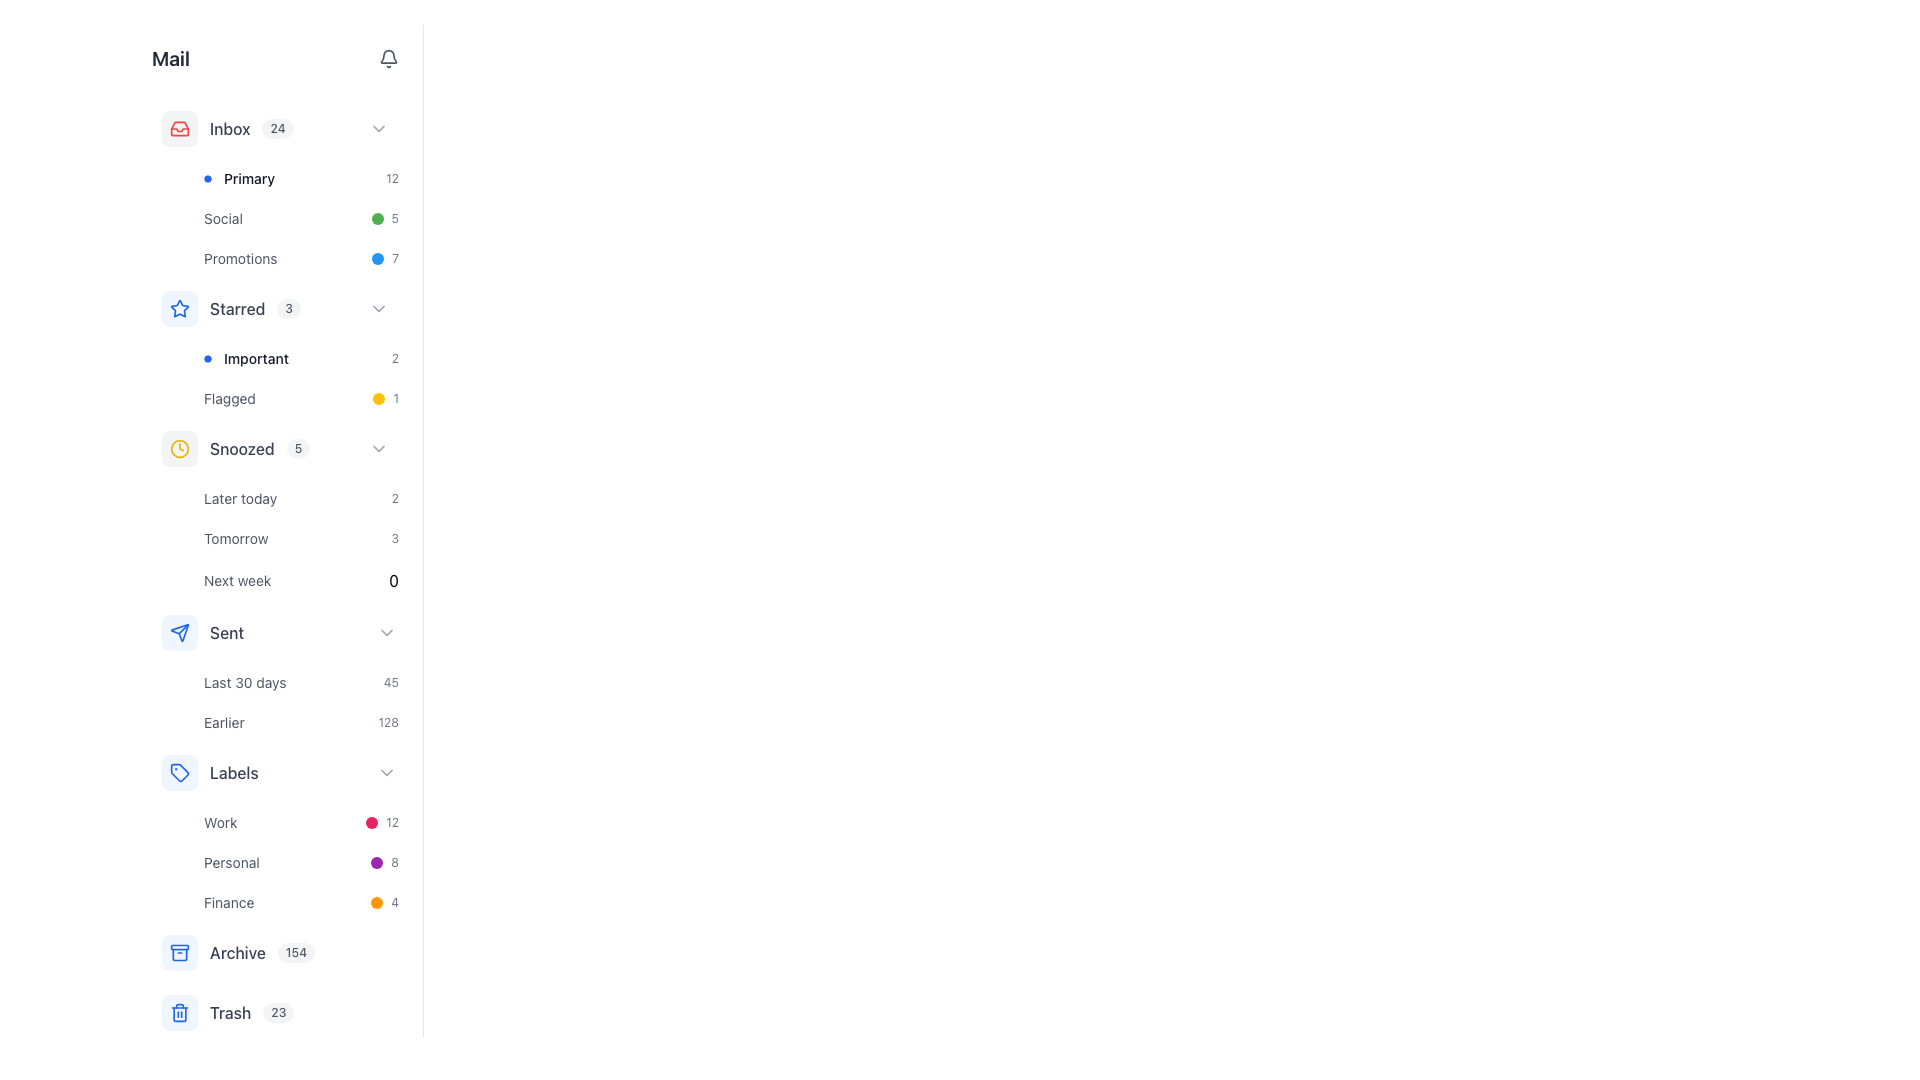  Describe the element at coordinates (388, 57) in the screenshot. I see `the notification icon button located at the top-right corner of the interface to trigger the hover effect` at that location.